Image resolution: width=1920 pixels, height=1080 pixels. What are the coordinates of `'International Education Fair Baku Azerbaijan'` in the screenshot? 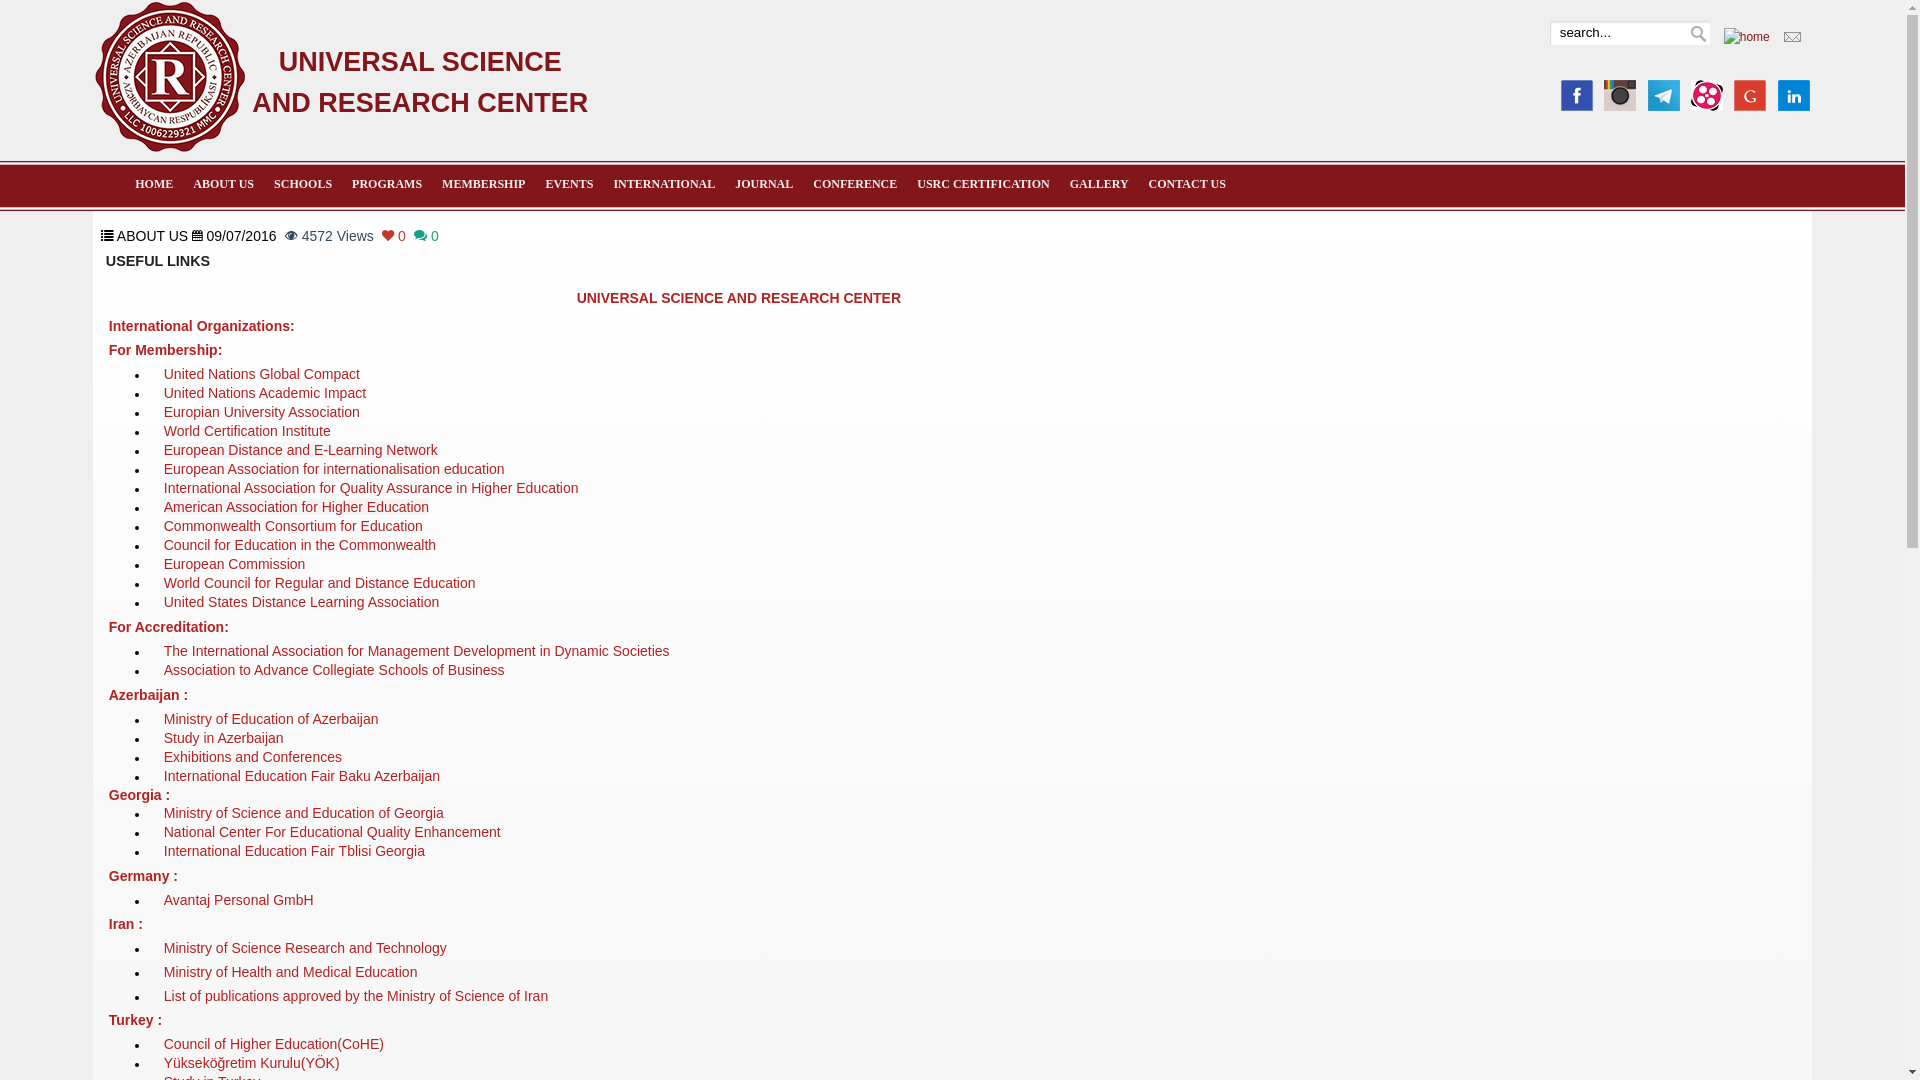 It's located at (301, 775).